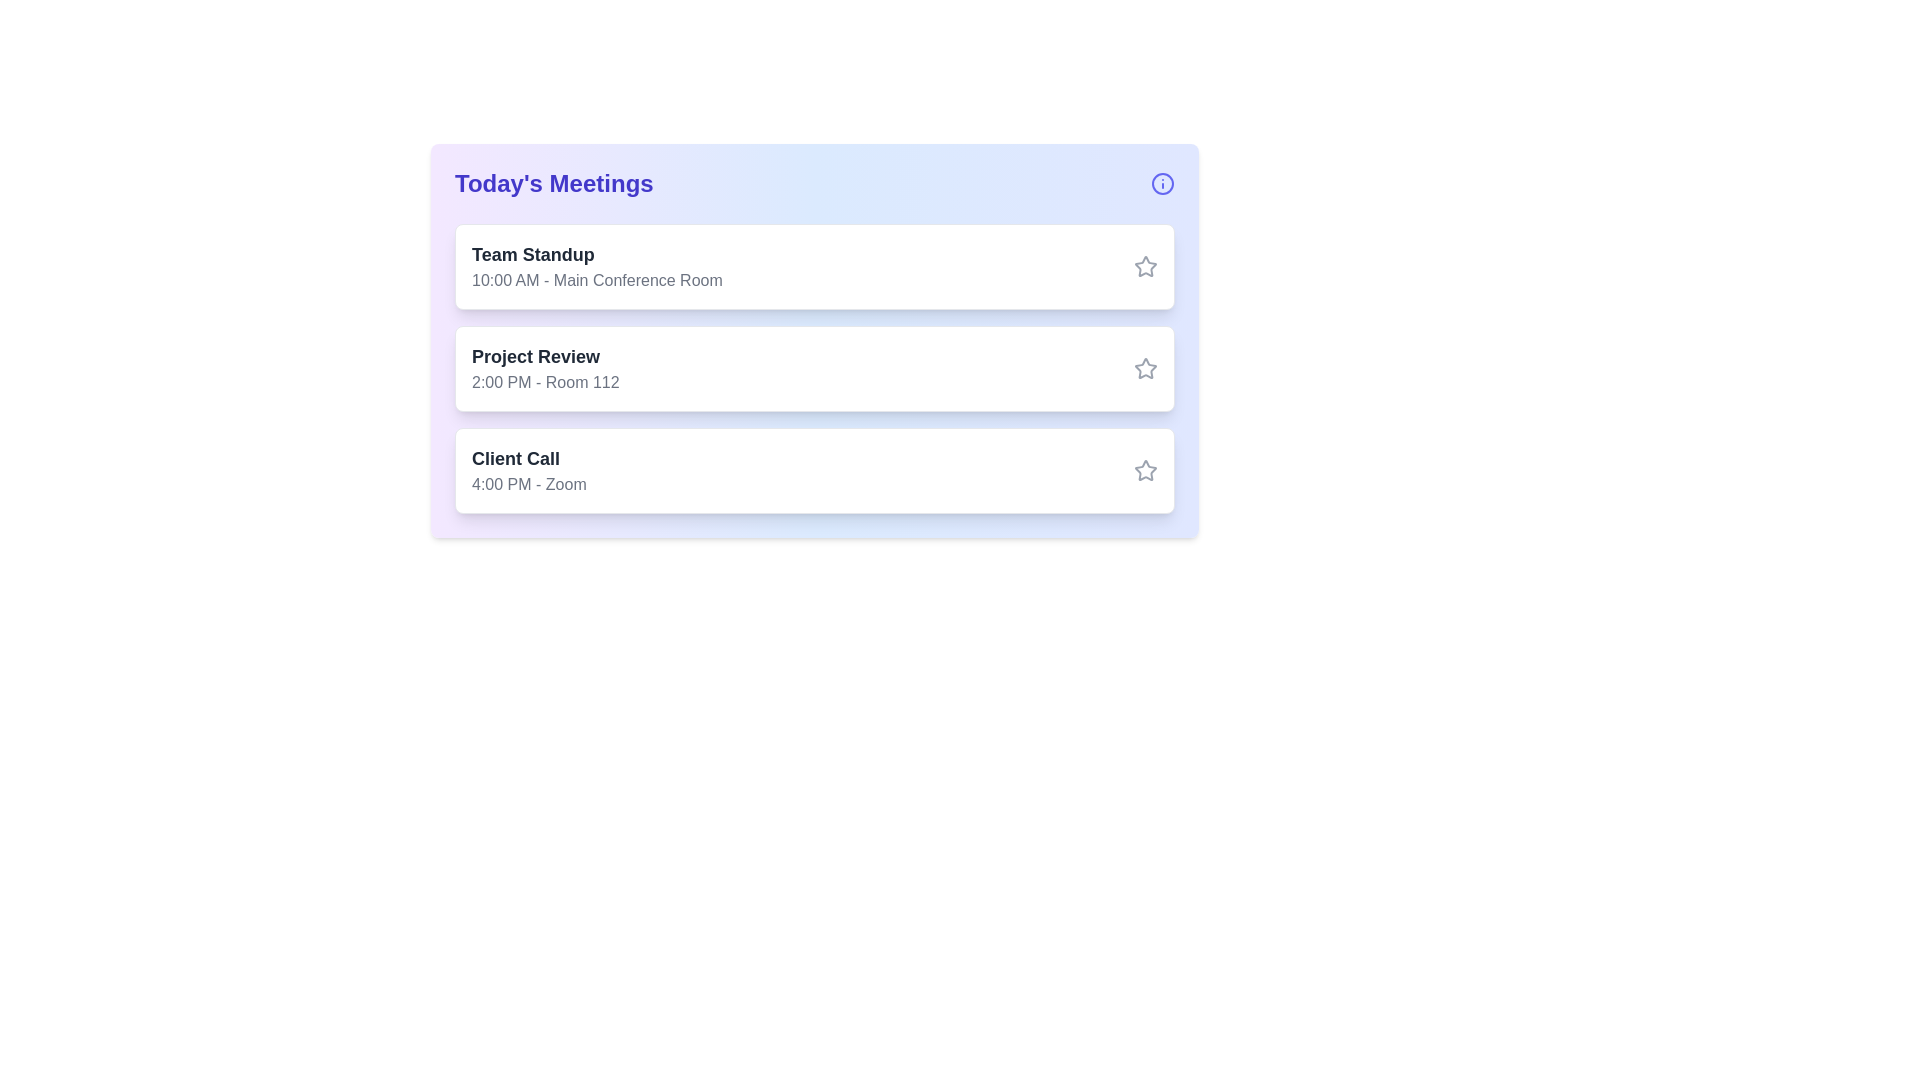 The height and width of the screenshot is (1080, 1920). What do you see at coordinates (1146, 265) in the screenshot?
I see `the interactive star icon located in the top-right corner of the first card in the list` at bounding box center [1146, 265].